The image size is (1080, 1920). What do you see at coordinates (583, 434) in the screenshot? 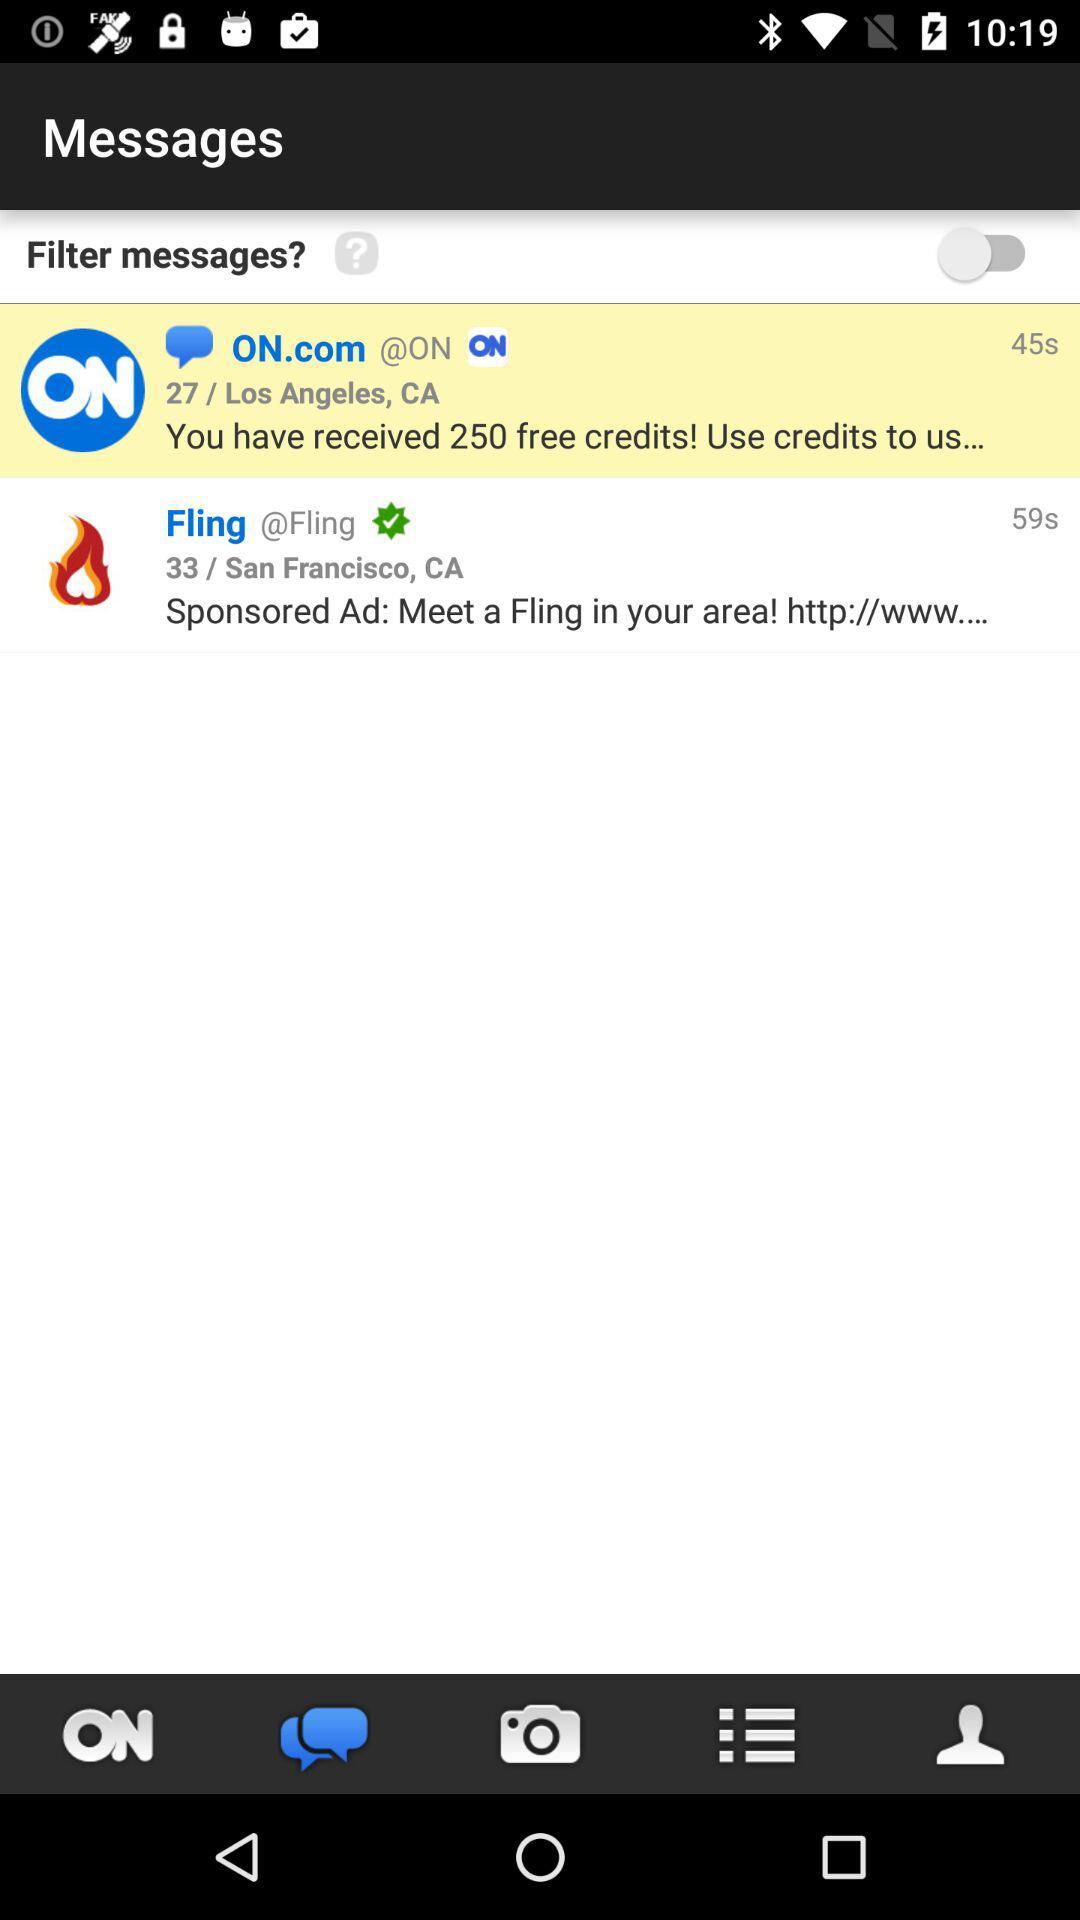
I see `the you have received item` at bounding box center [583, 434].